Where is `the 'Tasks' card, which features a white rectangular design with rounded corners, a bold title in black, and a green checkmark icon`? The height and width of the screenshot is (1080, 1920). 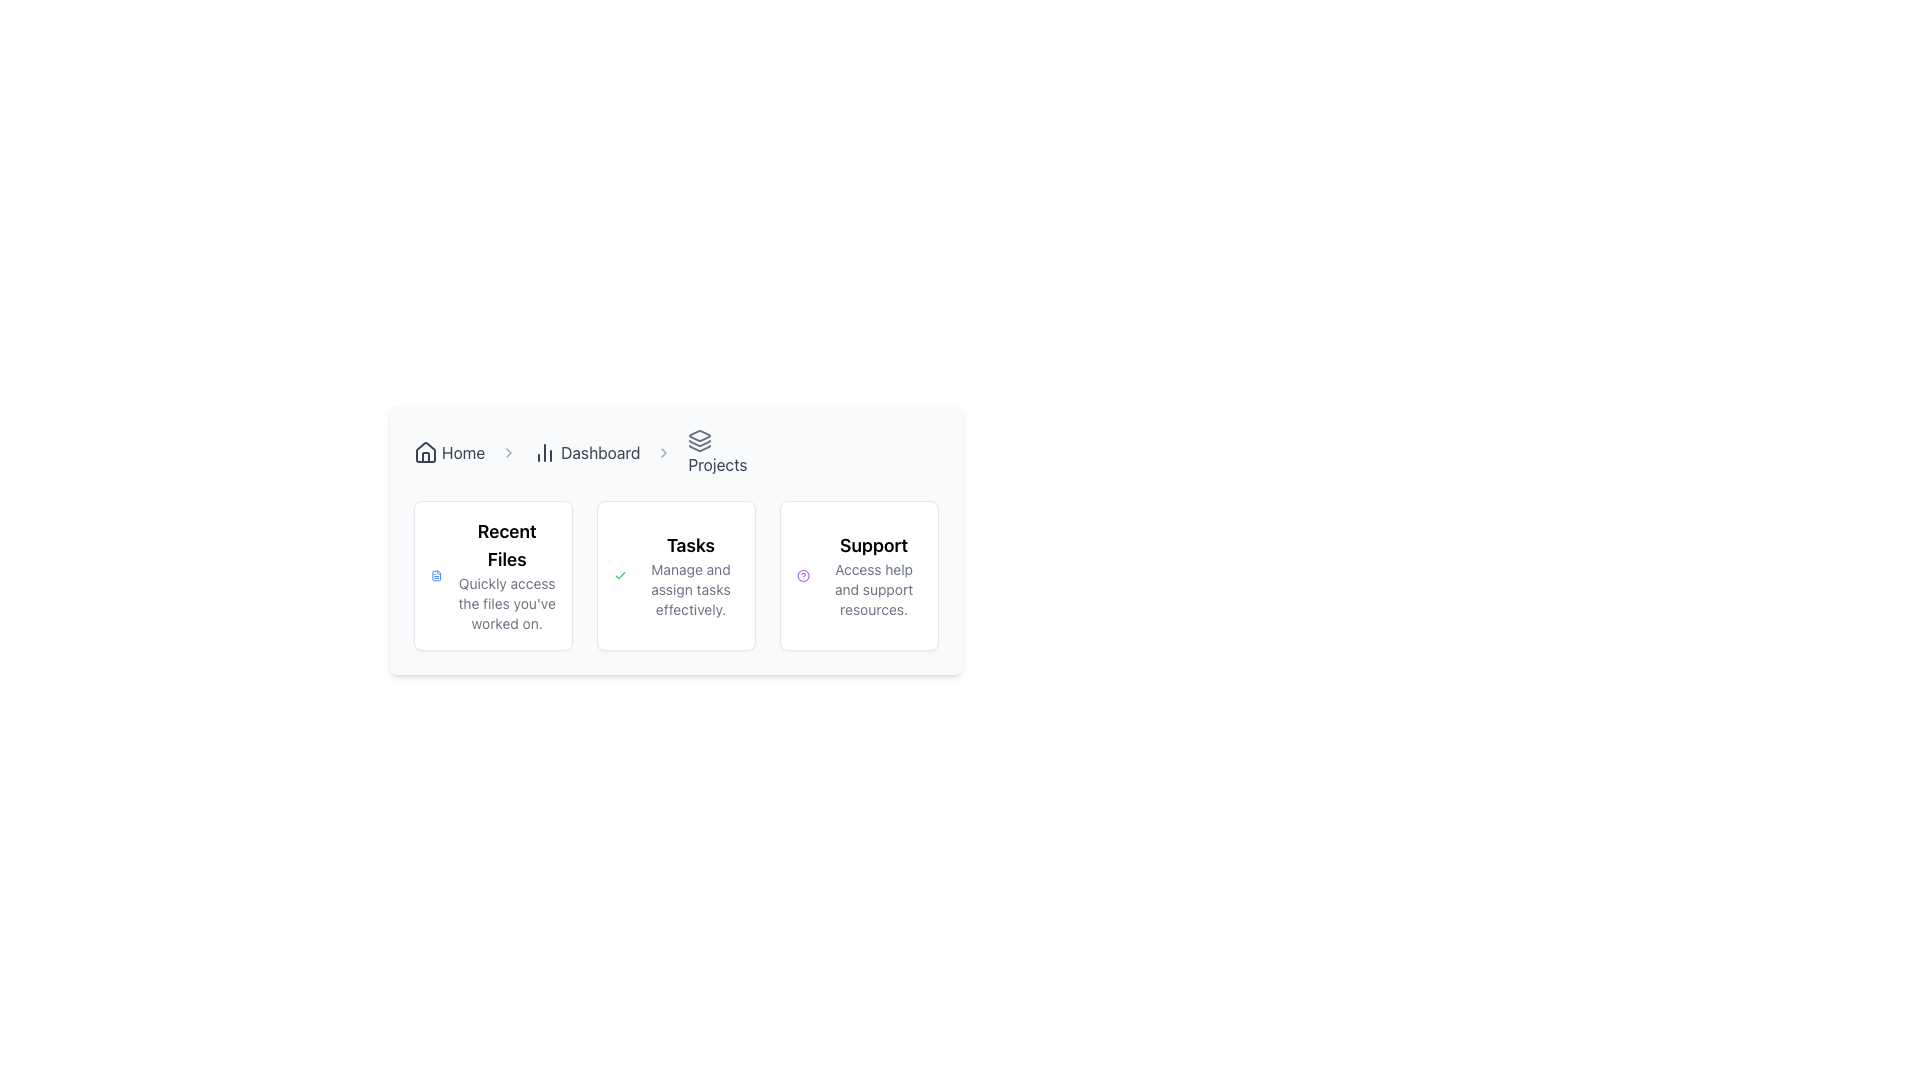
the 'Tasks' card, which features a white rectangular design with rounded corners, a bold title in black, and a green checkmark icon is located at coordinates (676, 575).